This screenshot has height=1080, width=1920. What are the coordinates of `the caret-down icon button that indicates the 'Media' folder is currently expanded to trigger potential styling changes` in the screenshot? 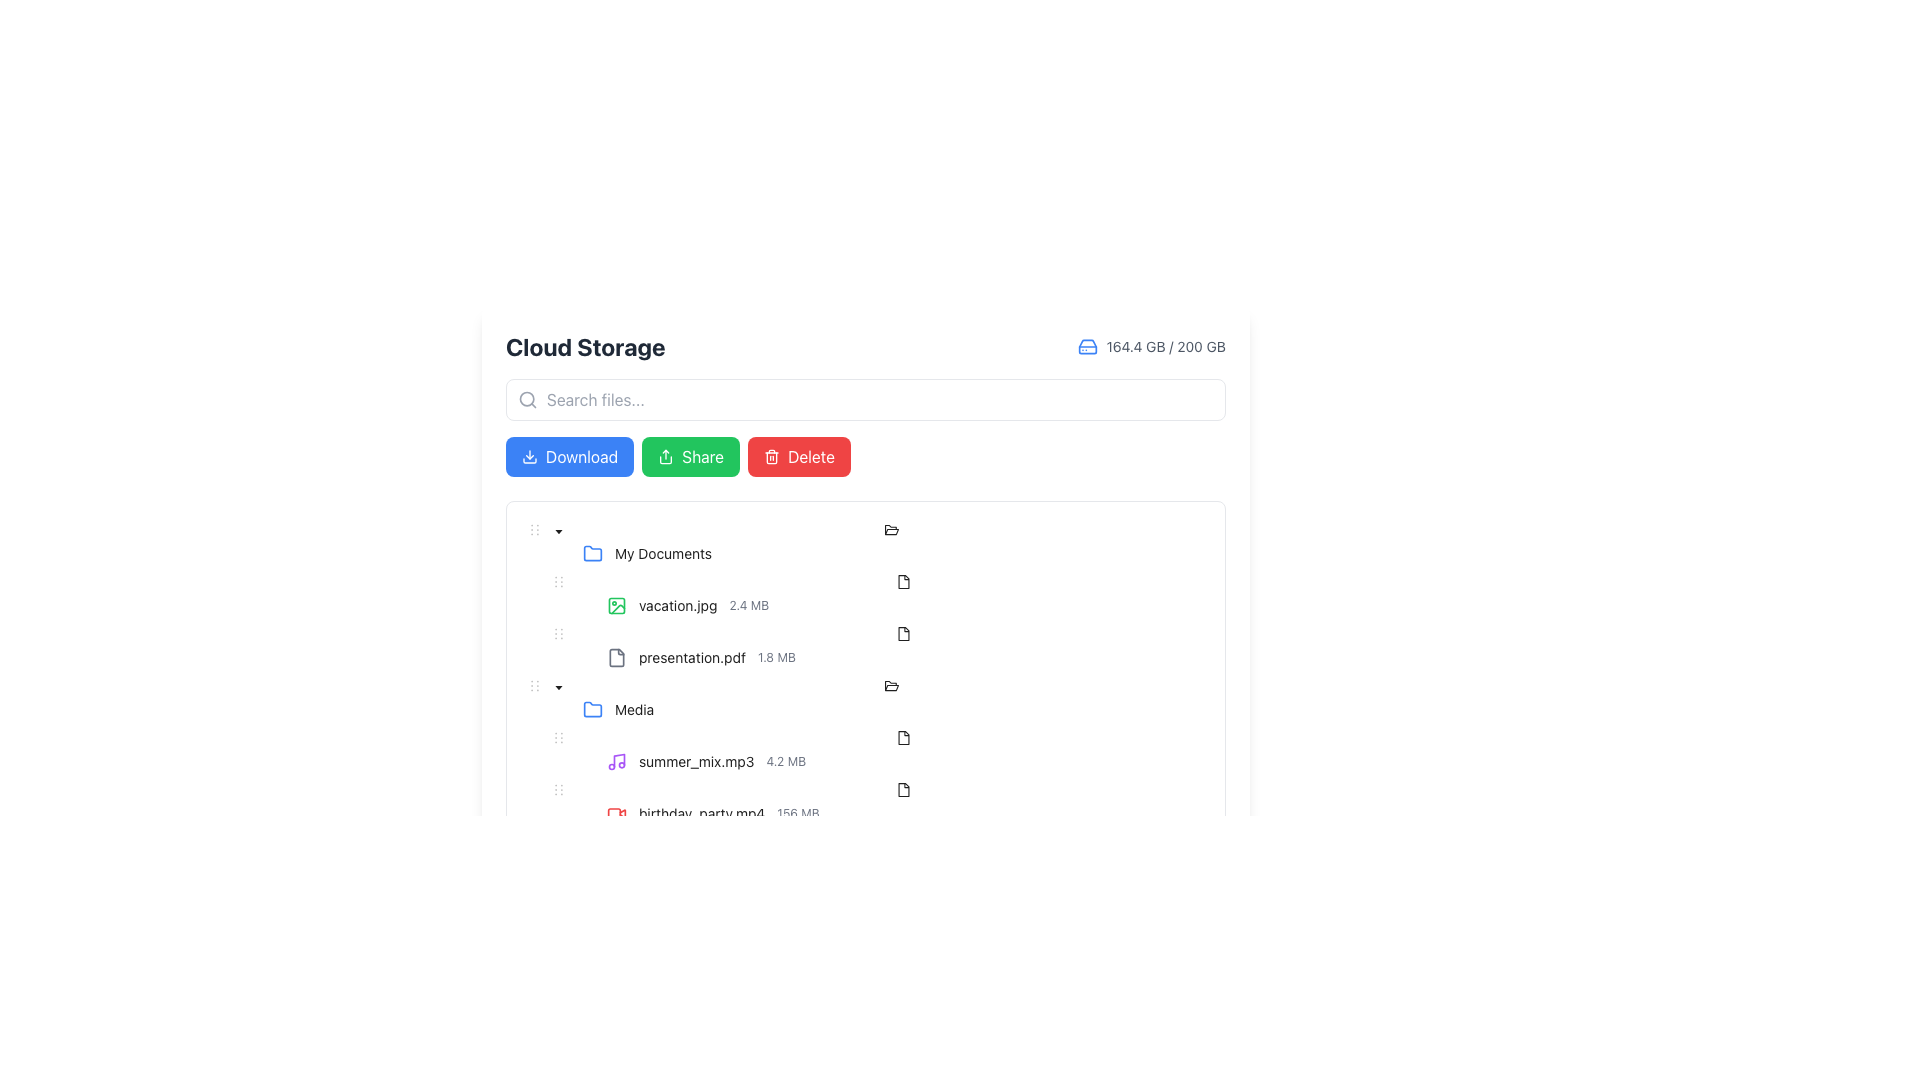 It's located at (558, 531).